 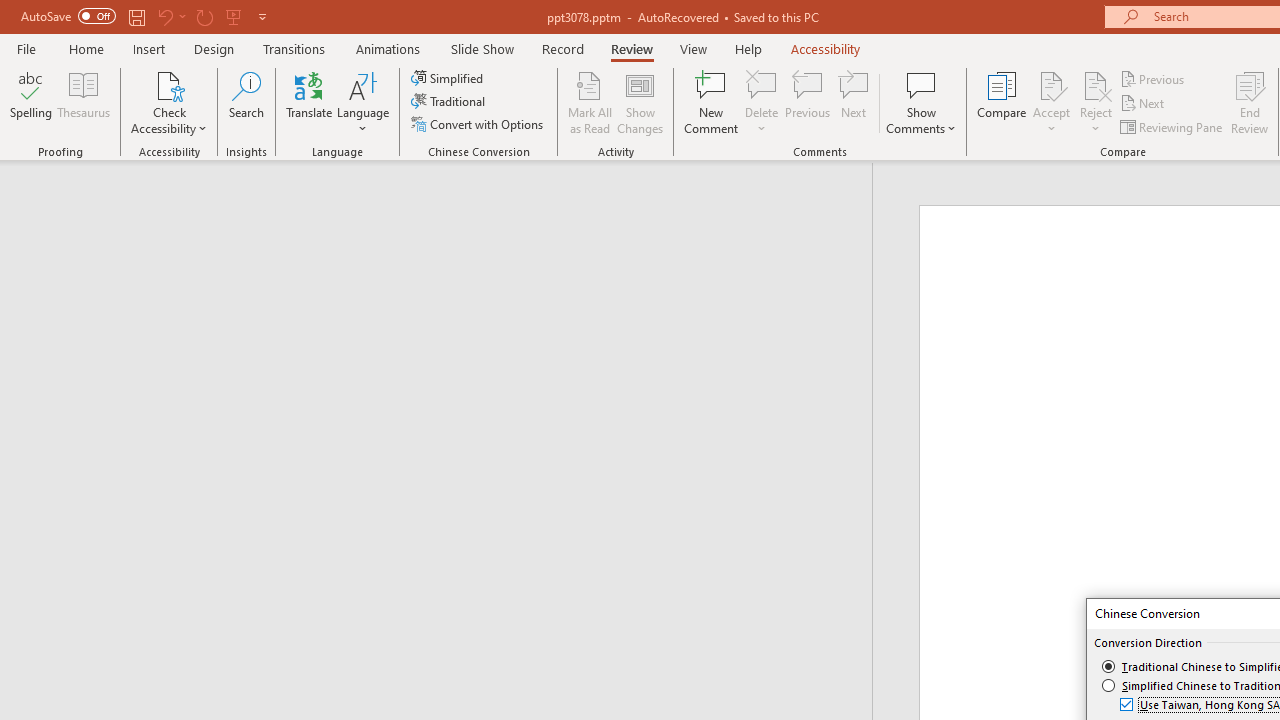 What do you see at coordinates (363, 103) in the screenshot?
I see `'Language'` at bounding box center [363, 103].